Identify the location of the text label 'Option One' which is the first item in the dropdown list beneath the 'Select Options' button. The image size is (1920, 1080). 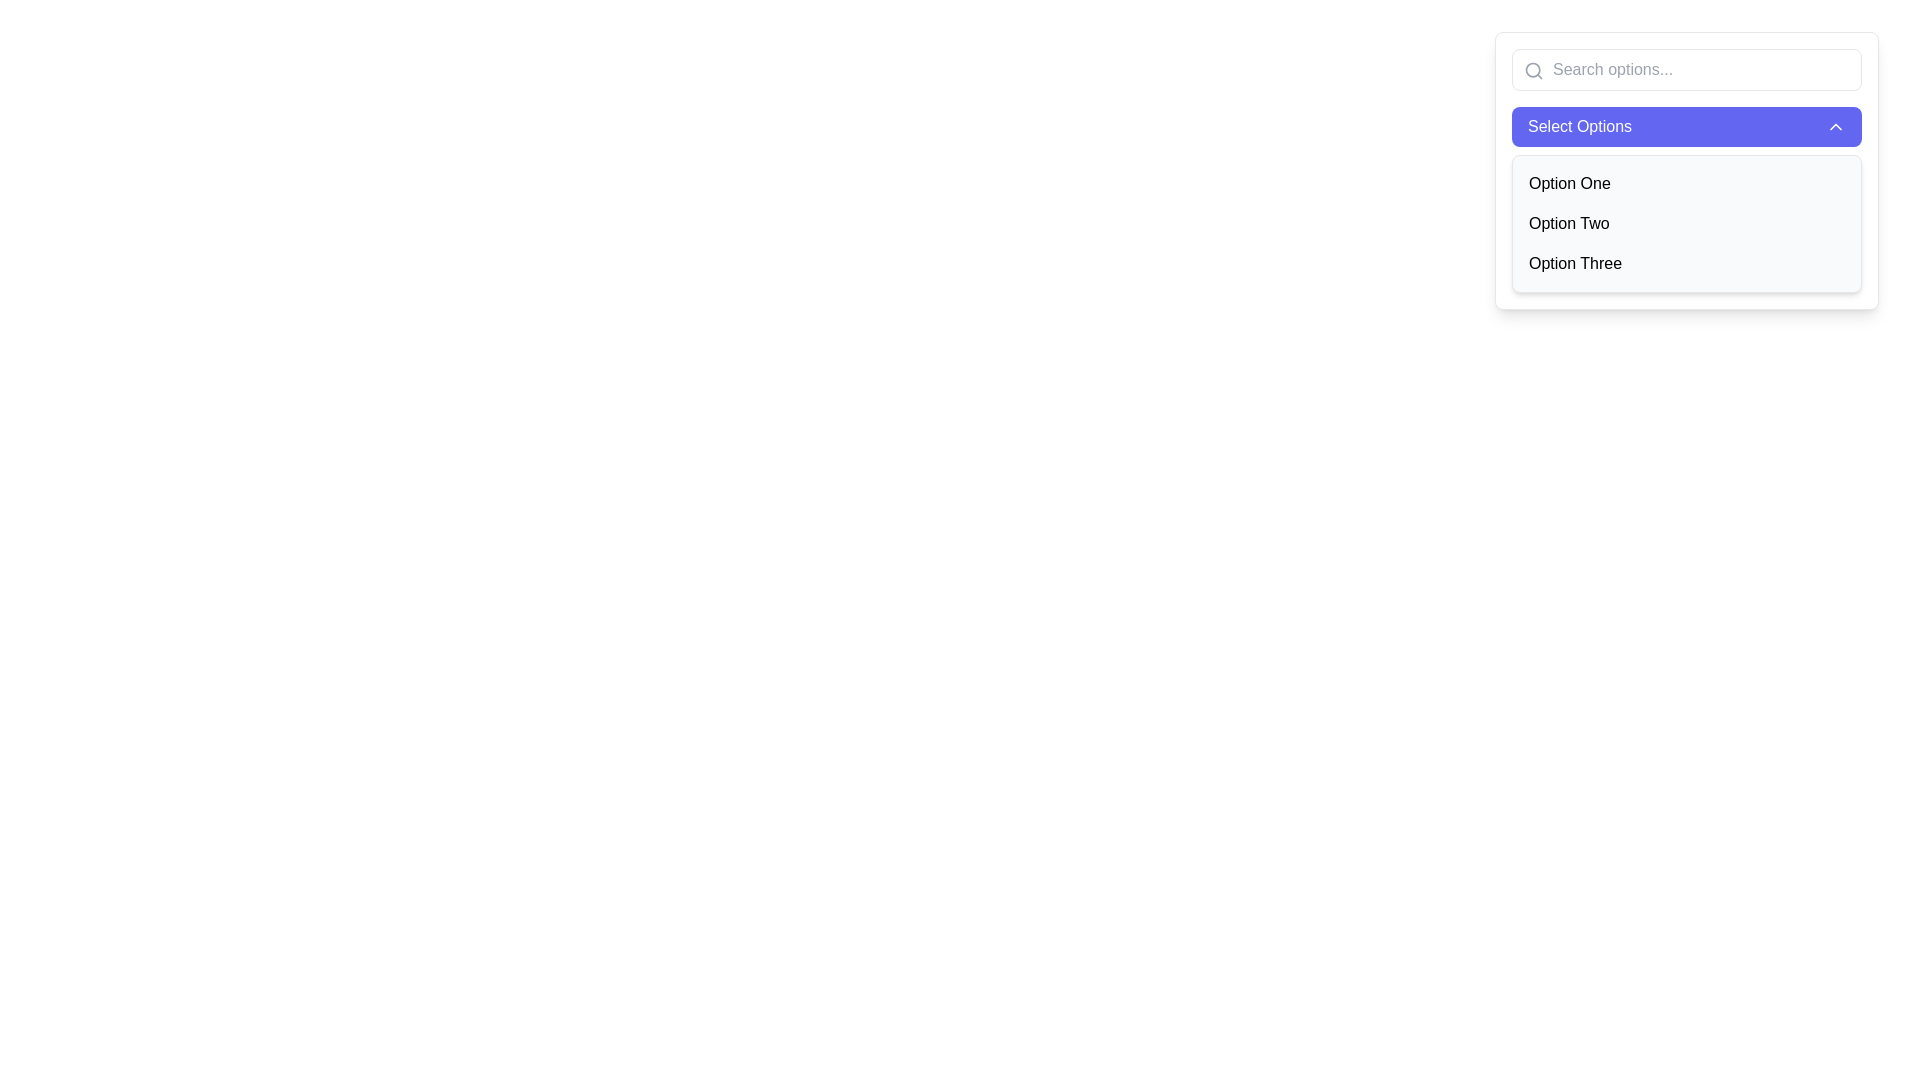
(1568, 184).